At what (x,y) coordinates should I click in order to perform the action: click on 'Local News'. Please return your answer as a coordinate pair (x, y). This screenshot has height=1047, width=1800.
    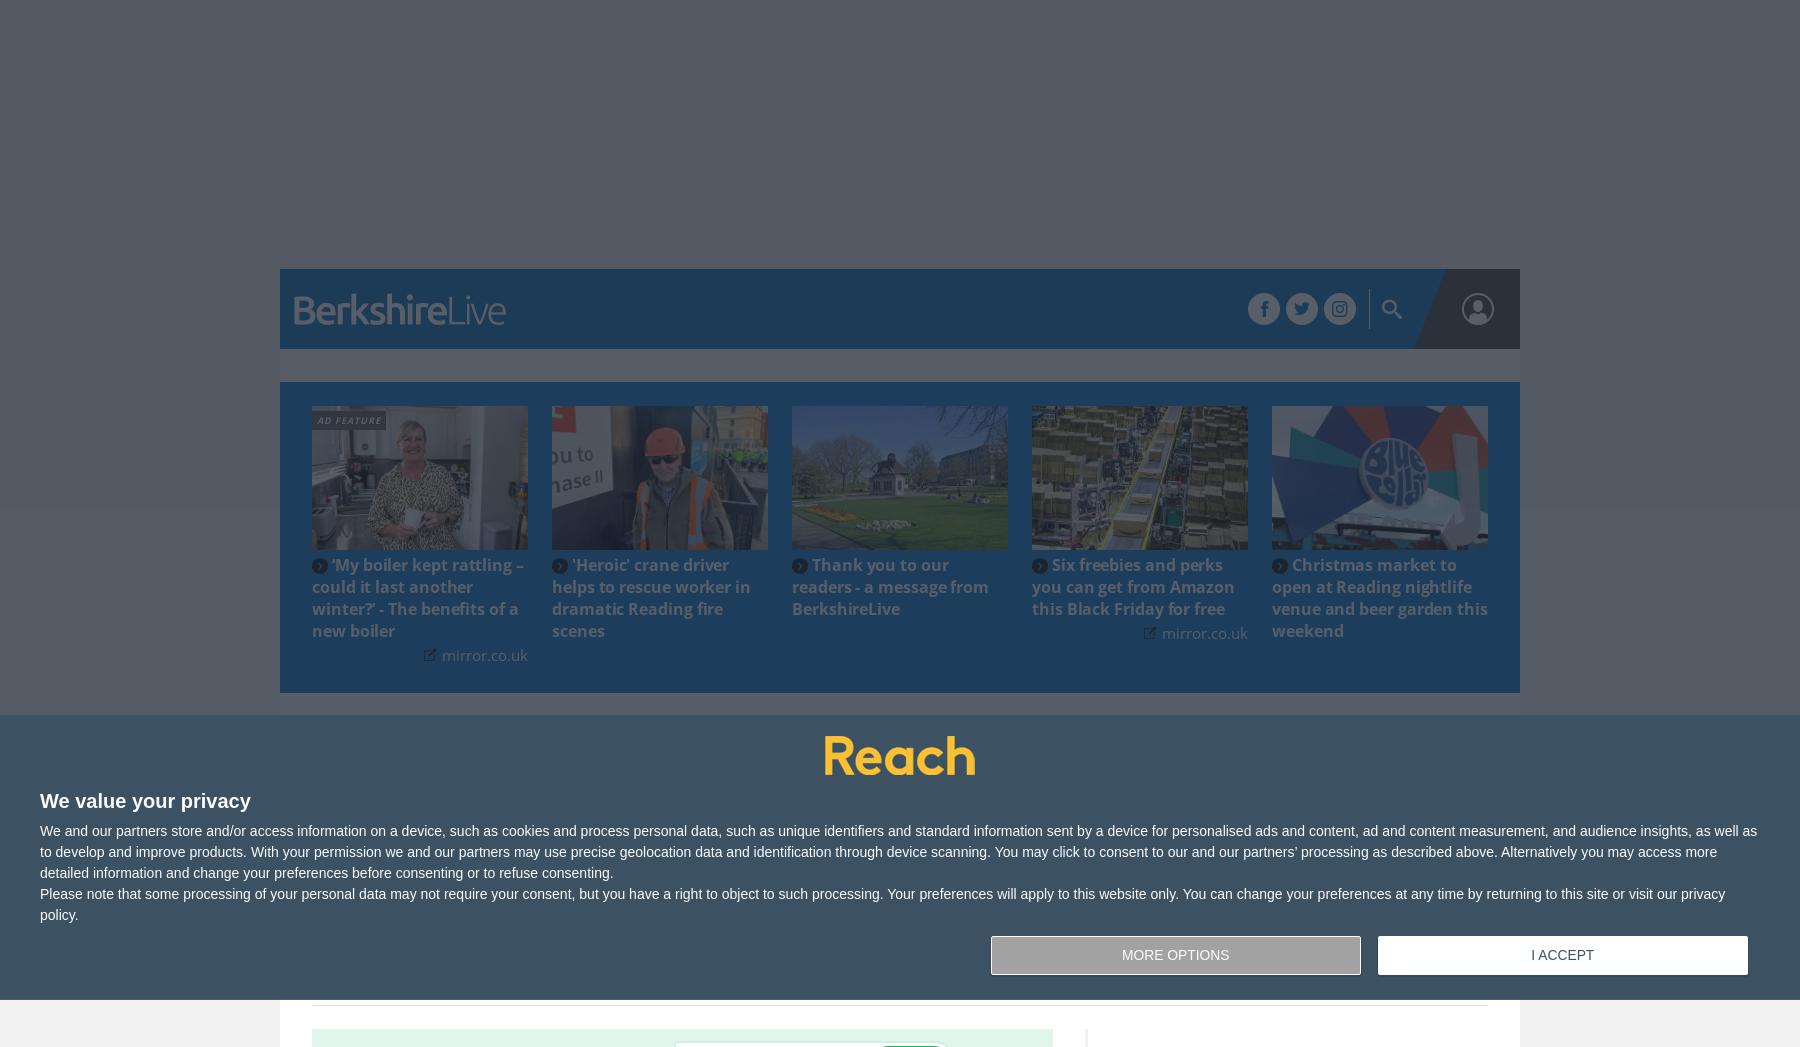
    Looking at the image, I should click on (435, 780).